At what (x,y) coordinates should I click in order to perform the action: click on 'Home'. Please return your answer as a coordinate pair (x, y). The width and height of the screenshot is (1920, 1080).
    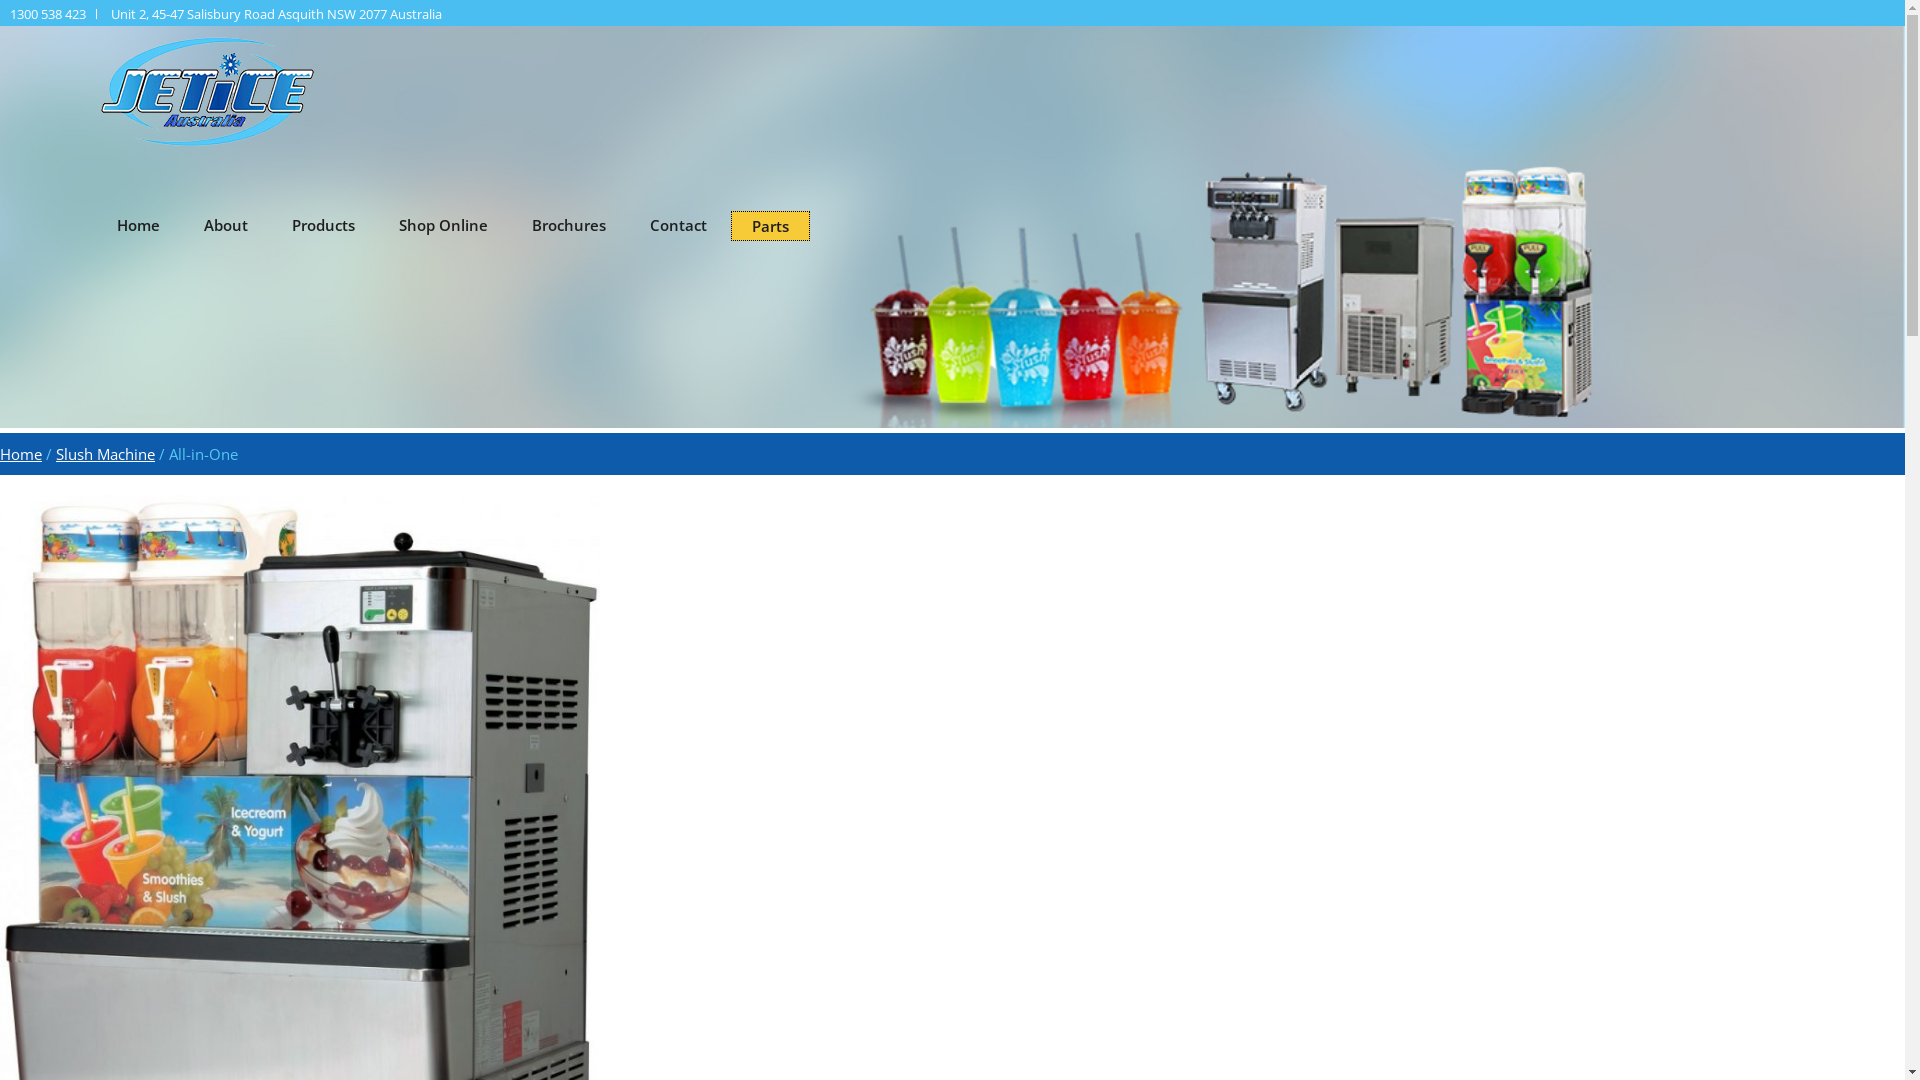
    Looking at the image, I should click on (137, 224).